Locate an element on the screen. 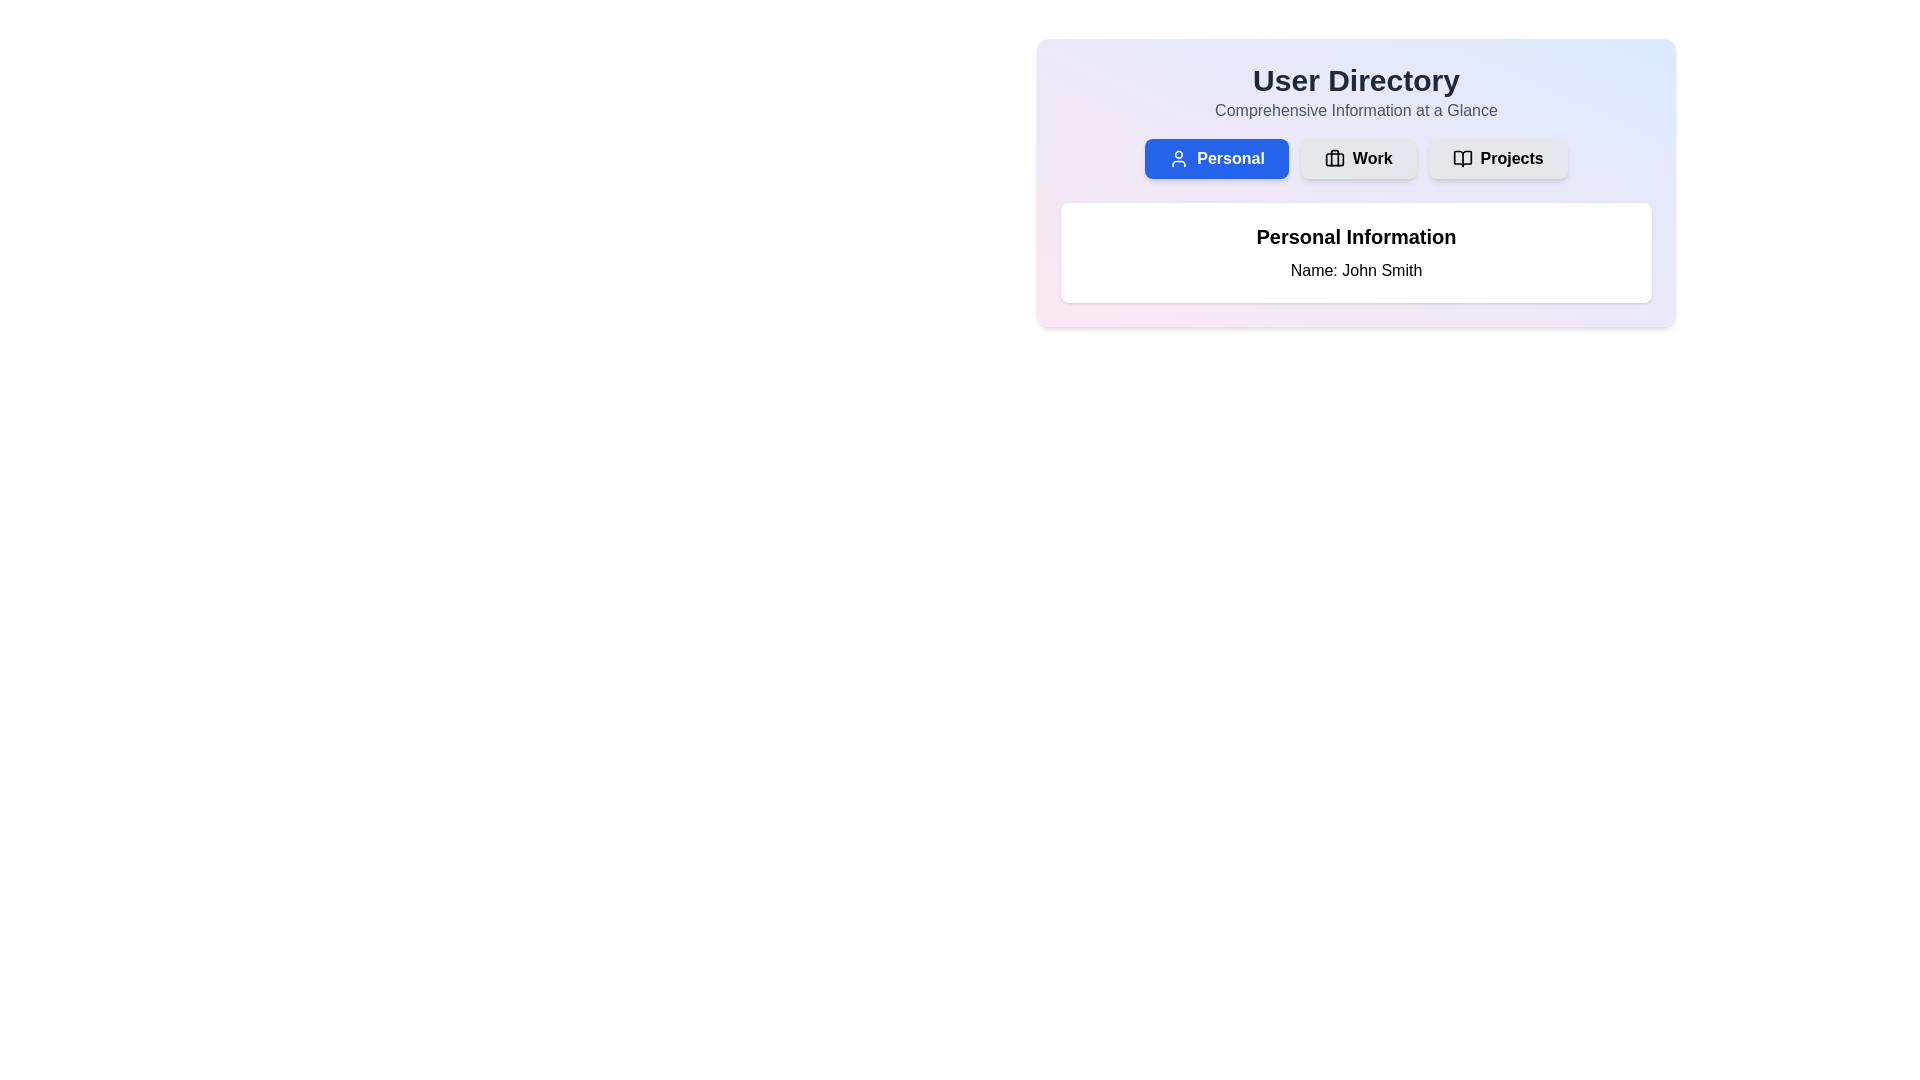  the text label displaying 'Name: John Smith' located under the 'Personal Information' header is located at coordinates (1356, 270).